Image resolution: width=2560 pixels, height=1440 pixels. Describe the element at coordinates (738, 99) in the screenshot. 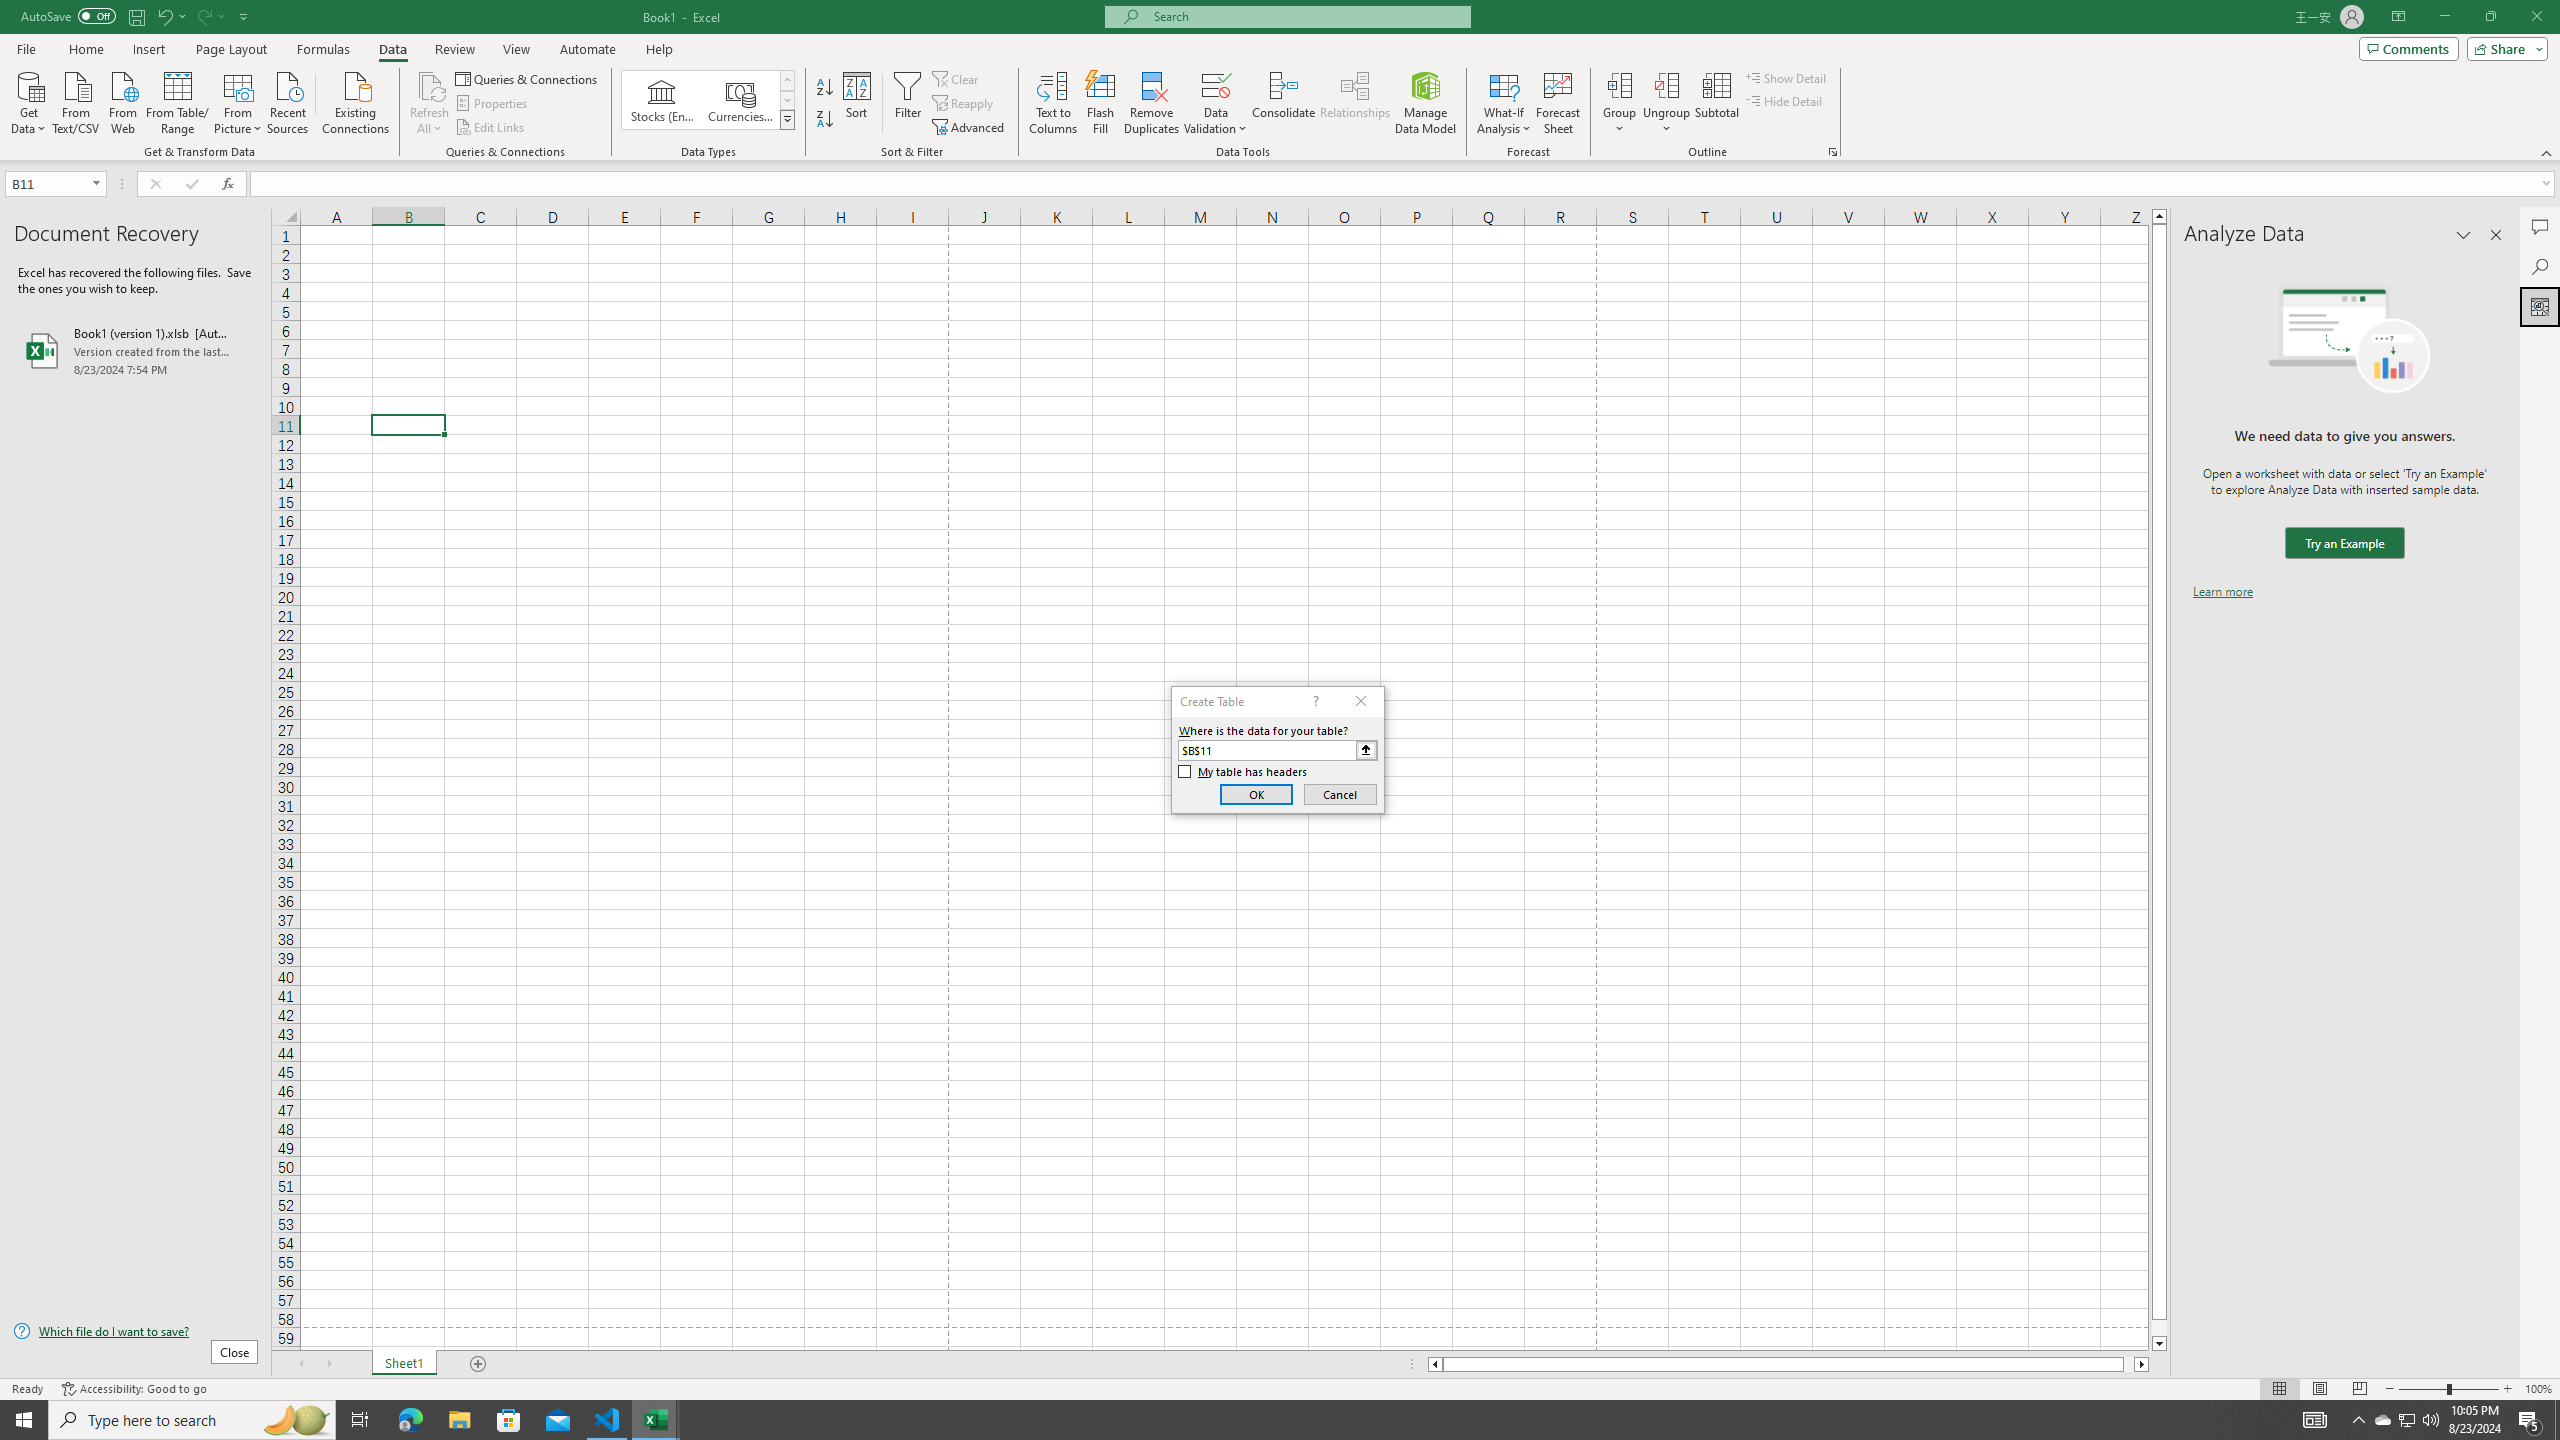

I see `'Currencies (English)'` at that location.